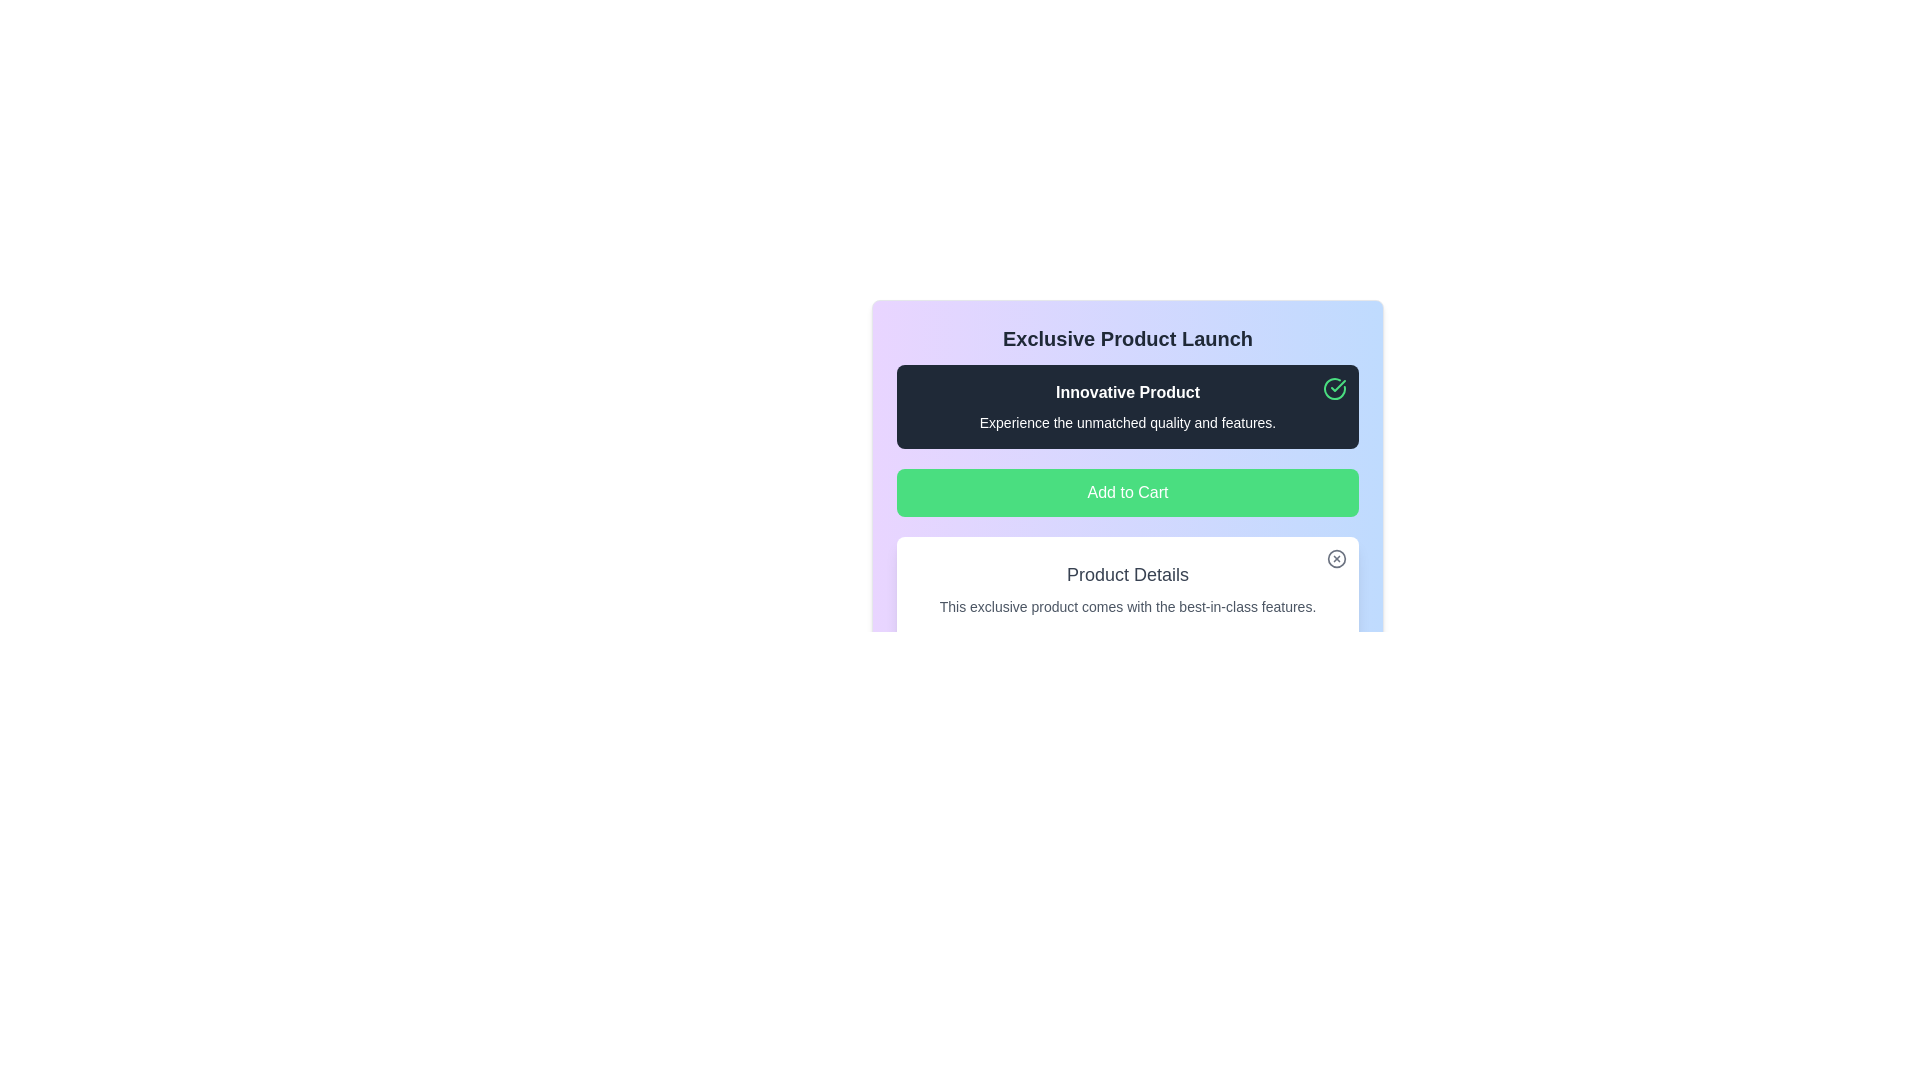  Describe the element at coordinates (1128, 406) in the screenshot. I see `the informational panel with the dark gray background that contains the bold text 'Innovative Product' and a green checkmark icon` at that location.